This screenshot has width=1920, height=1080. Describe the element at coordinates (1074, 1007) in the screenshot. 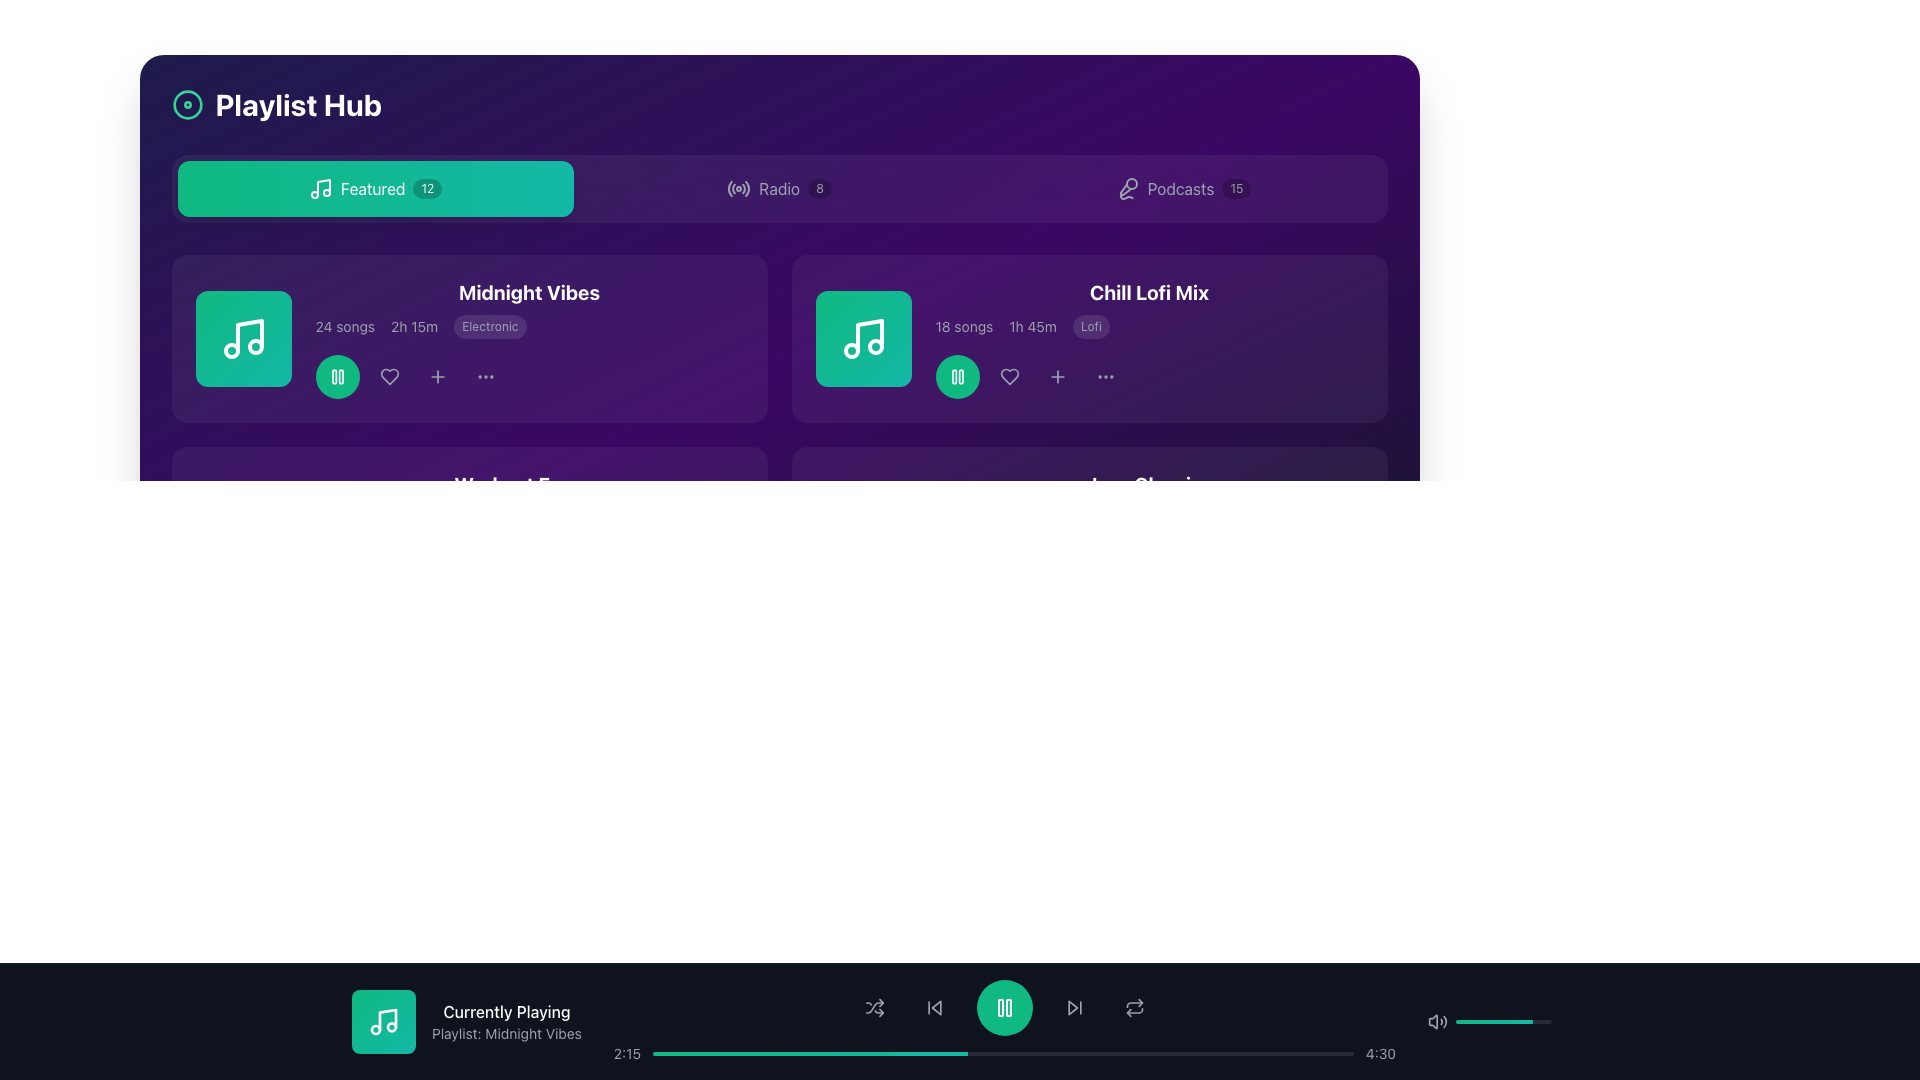

I see `the 'Skip Forward' button located in the bottom control bar, to the right of the central play button, to advance to the next item in the playlist` at that location.